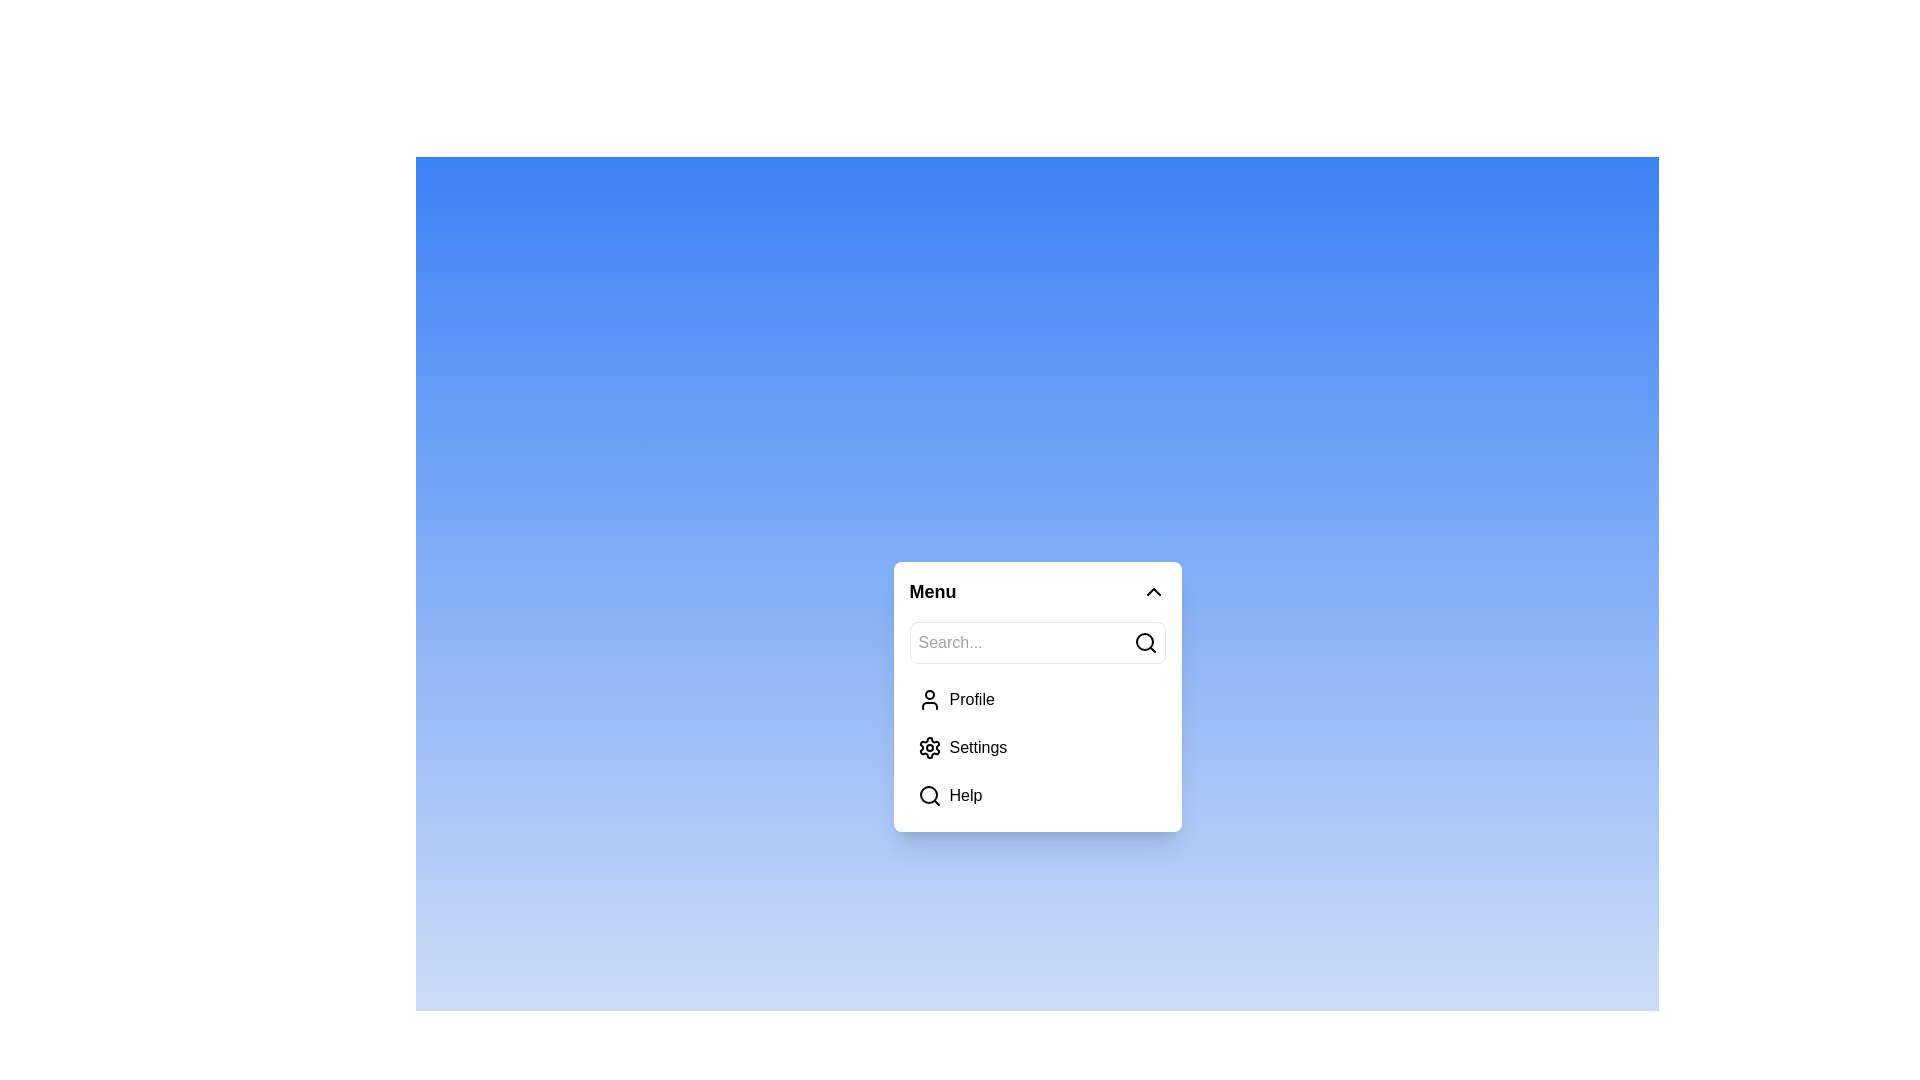  I want to click on the menu item Settings from the list, so click(1037, 748).